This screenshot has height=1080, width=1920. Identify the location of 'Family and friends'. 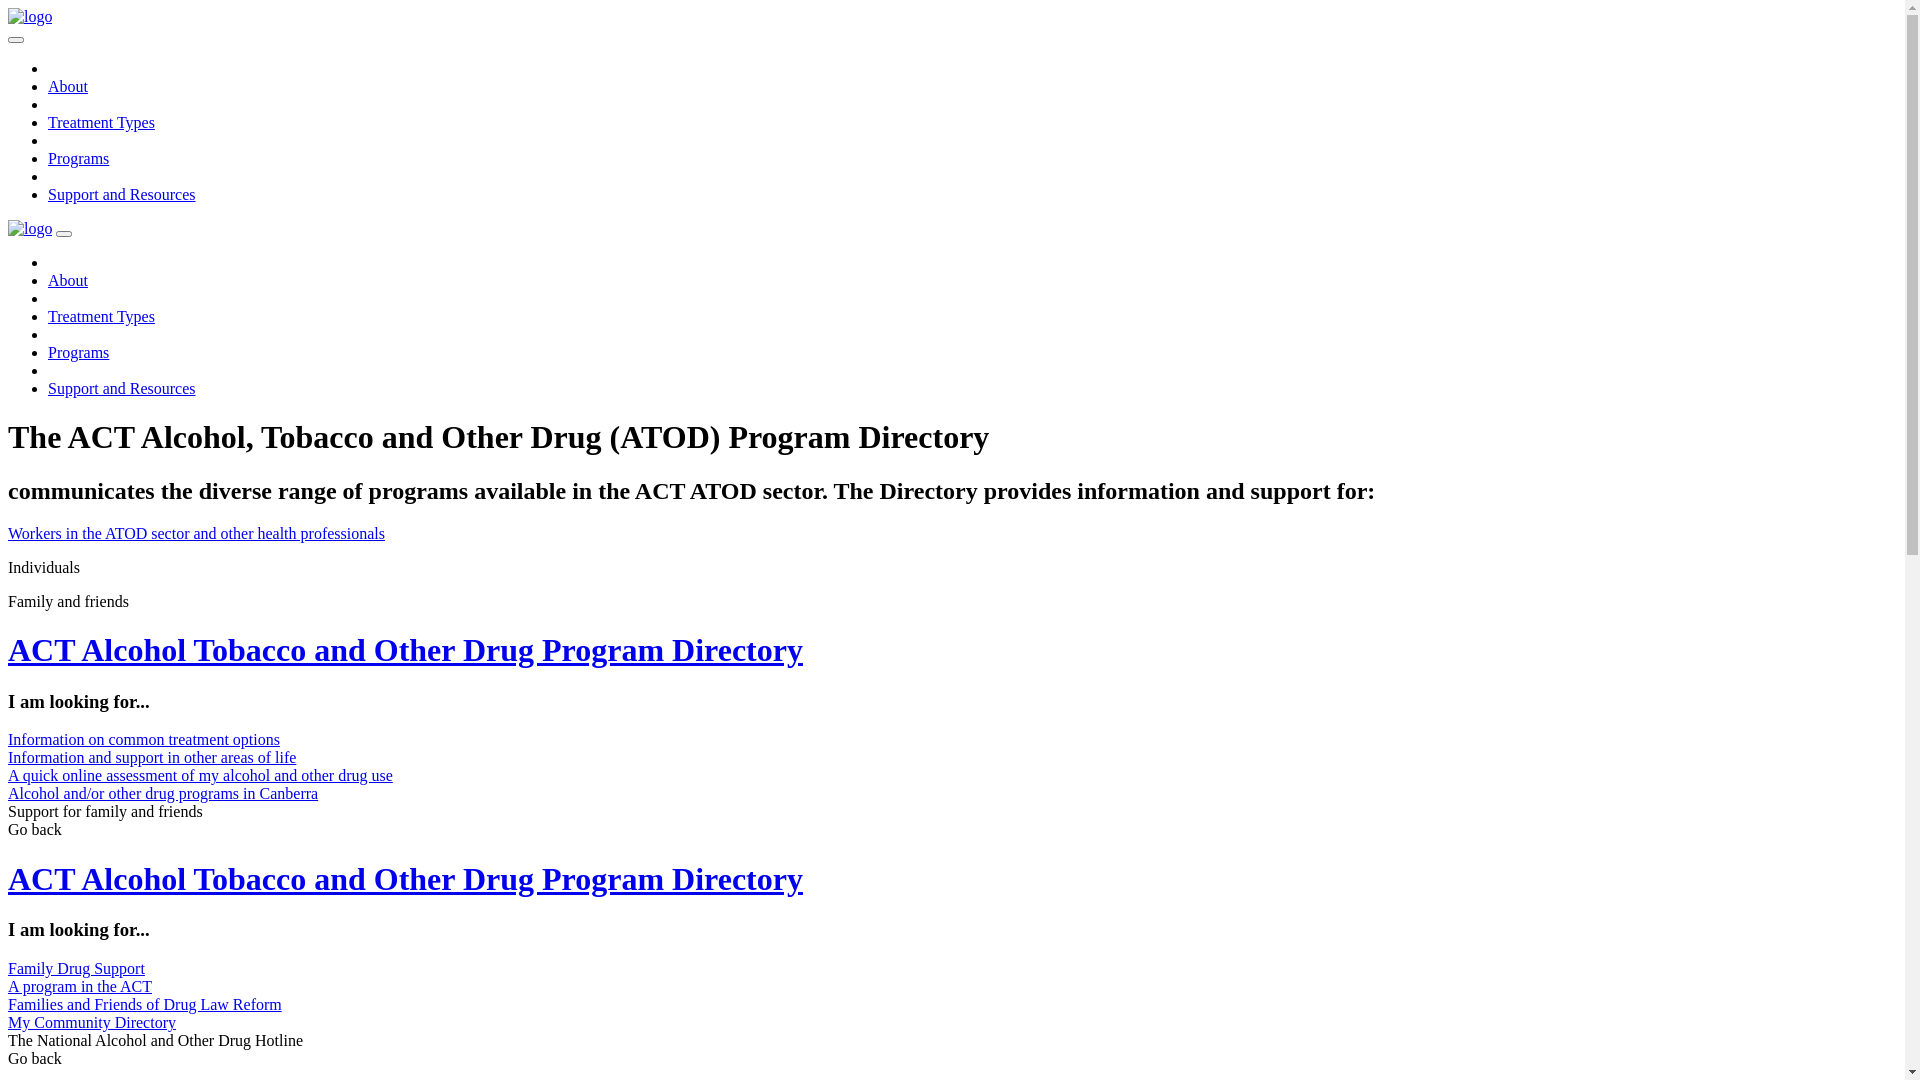
(8, 600).